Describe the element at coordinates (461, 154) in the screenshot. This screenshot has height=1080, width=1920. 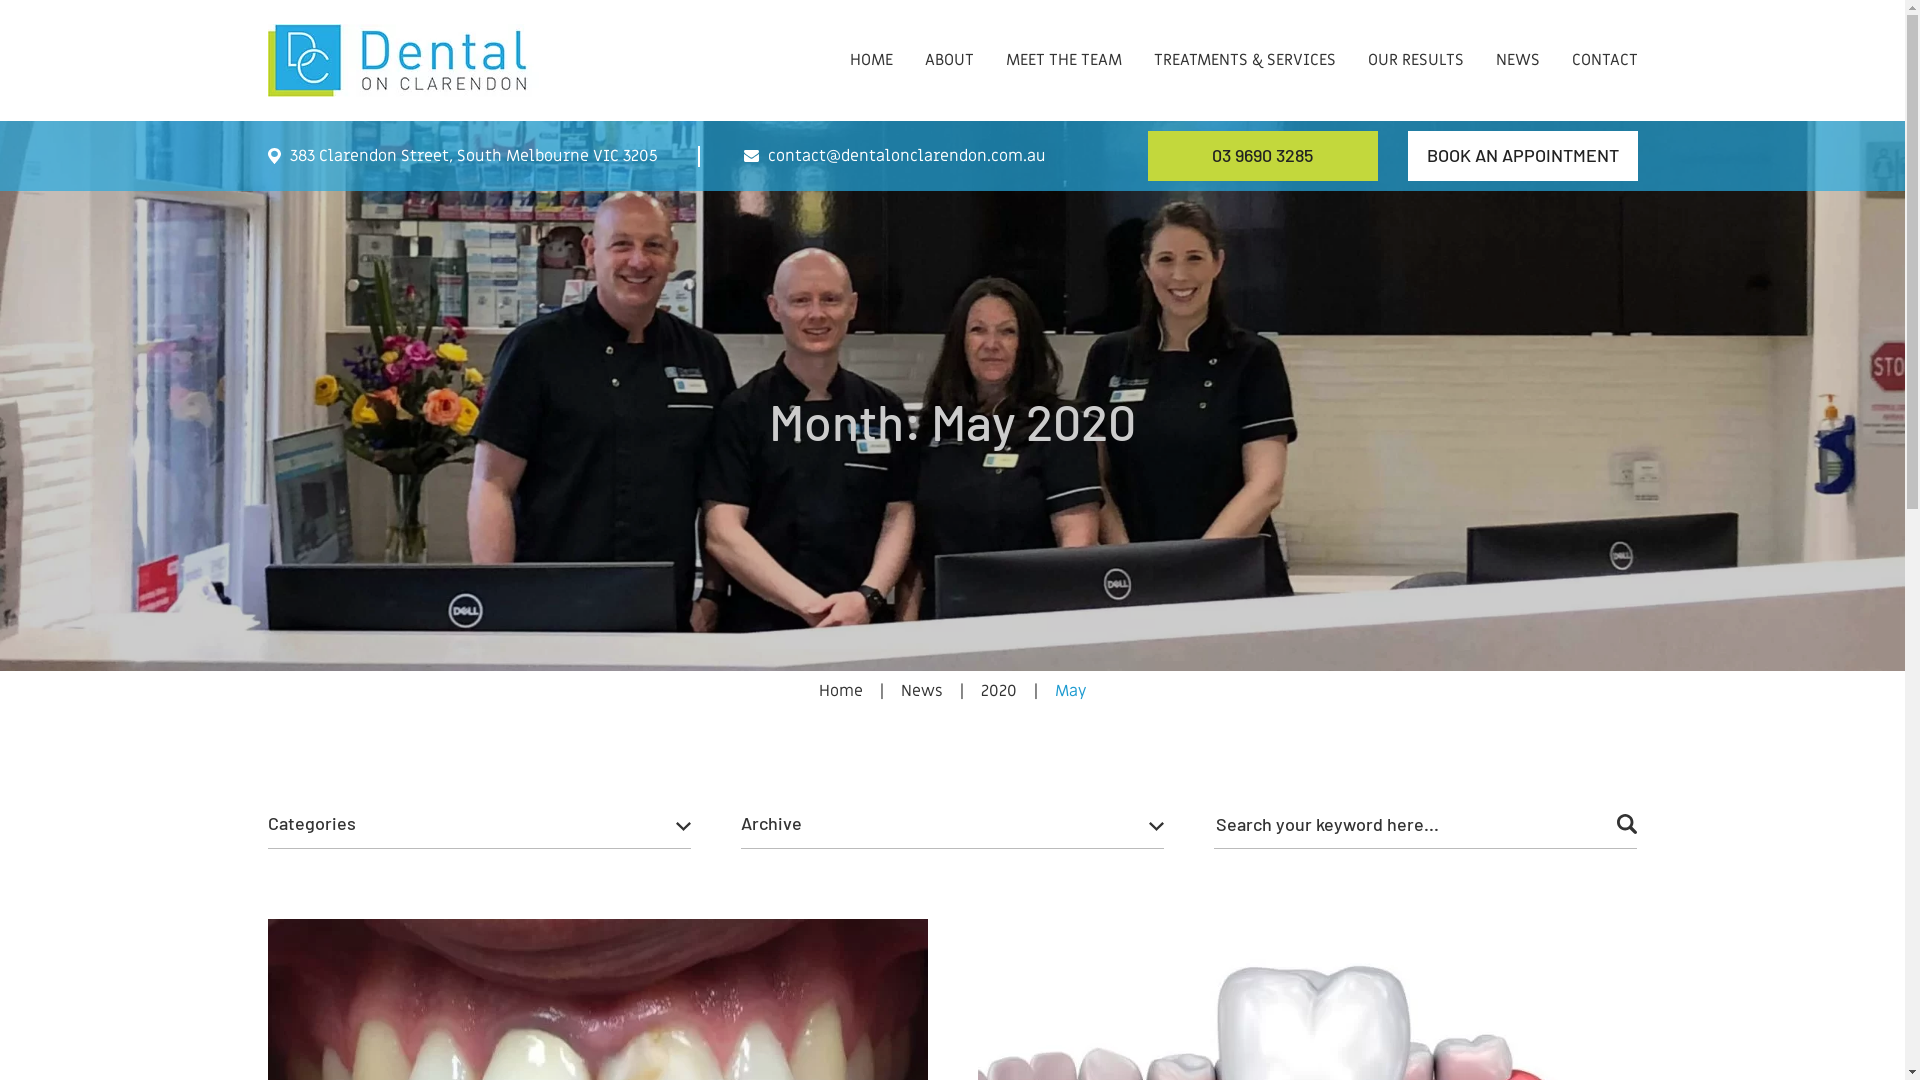
I see `'383 Clarendon Street, South Melbourne VIC 3205'` at that location.